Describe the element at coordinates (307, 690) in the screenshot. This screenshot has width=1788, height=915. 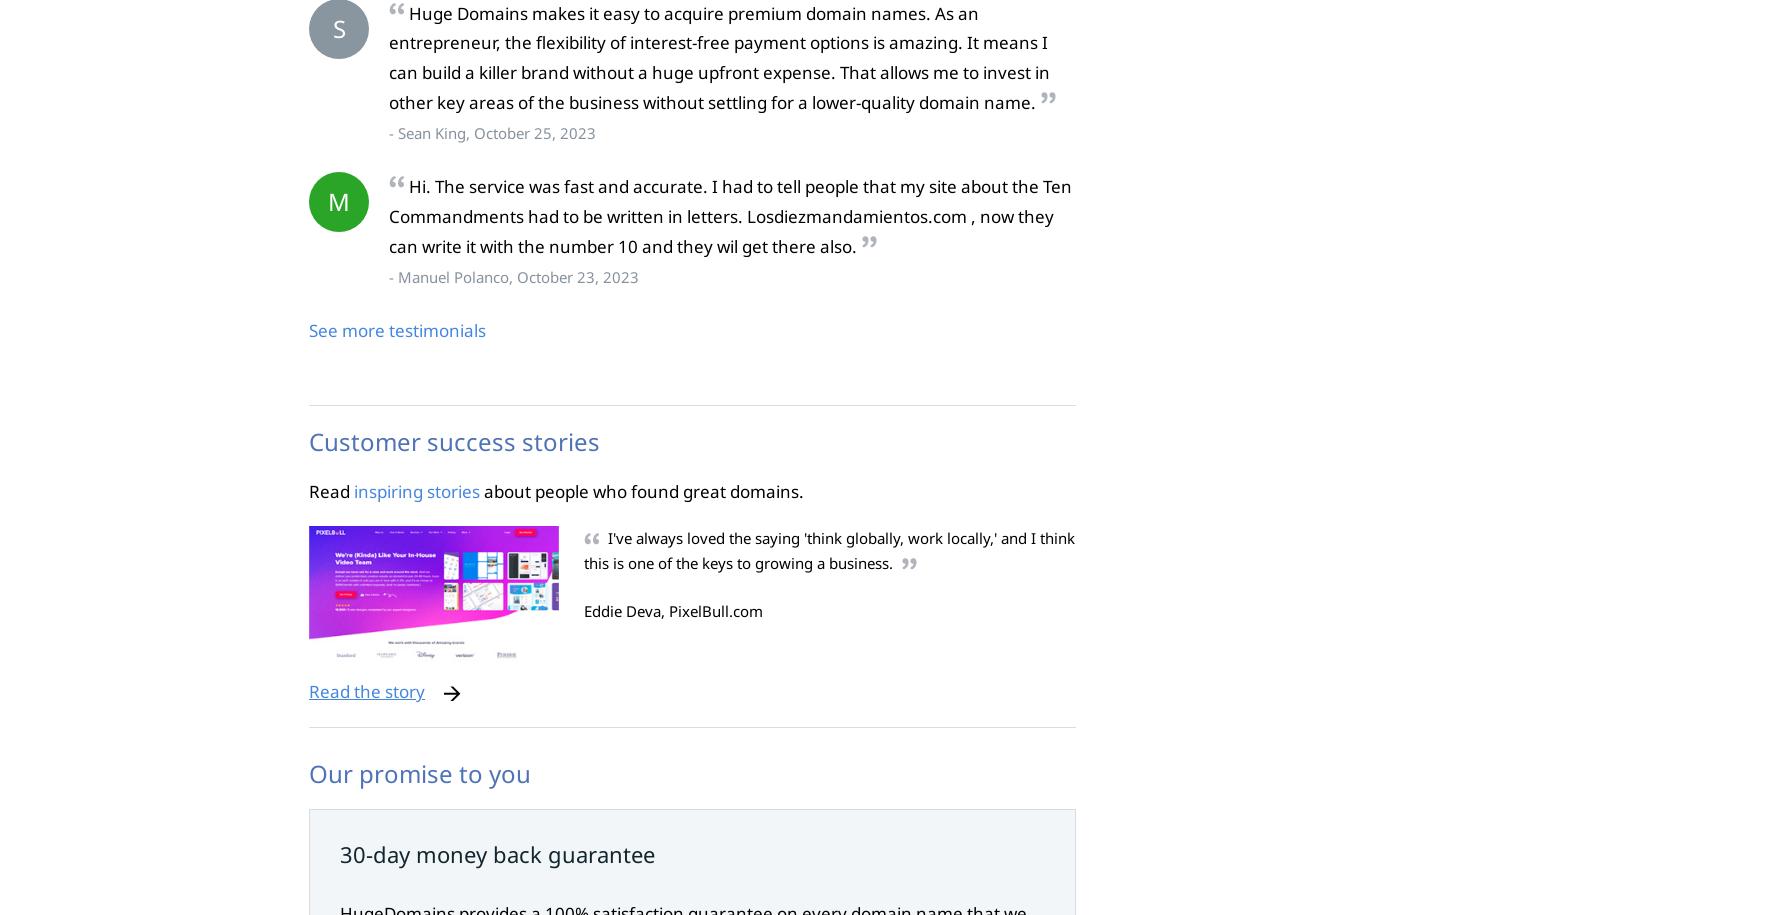
I see `'Read the story'` at that location.